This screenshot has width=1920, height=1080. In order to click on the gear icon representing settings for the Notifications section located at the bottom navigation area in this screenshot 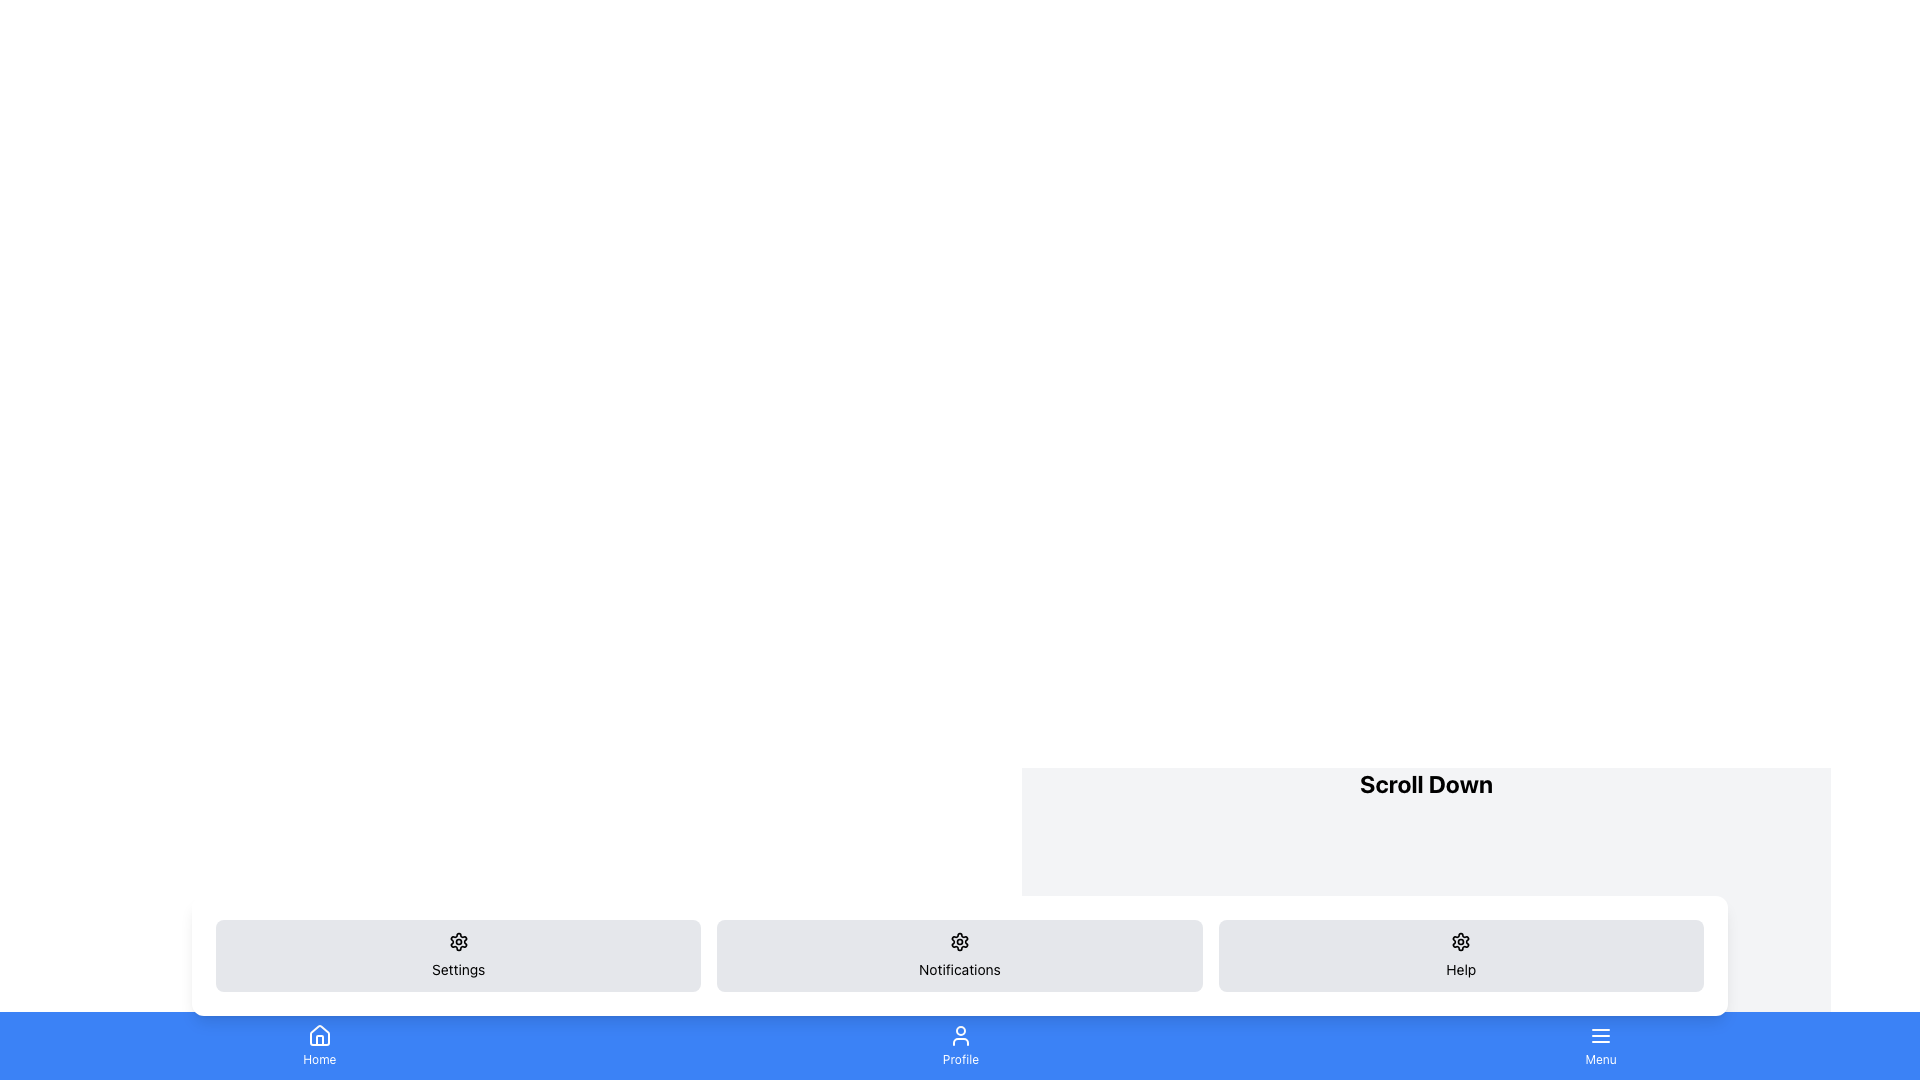, I will do `click(960, 941)`.